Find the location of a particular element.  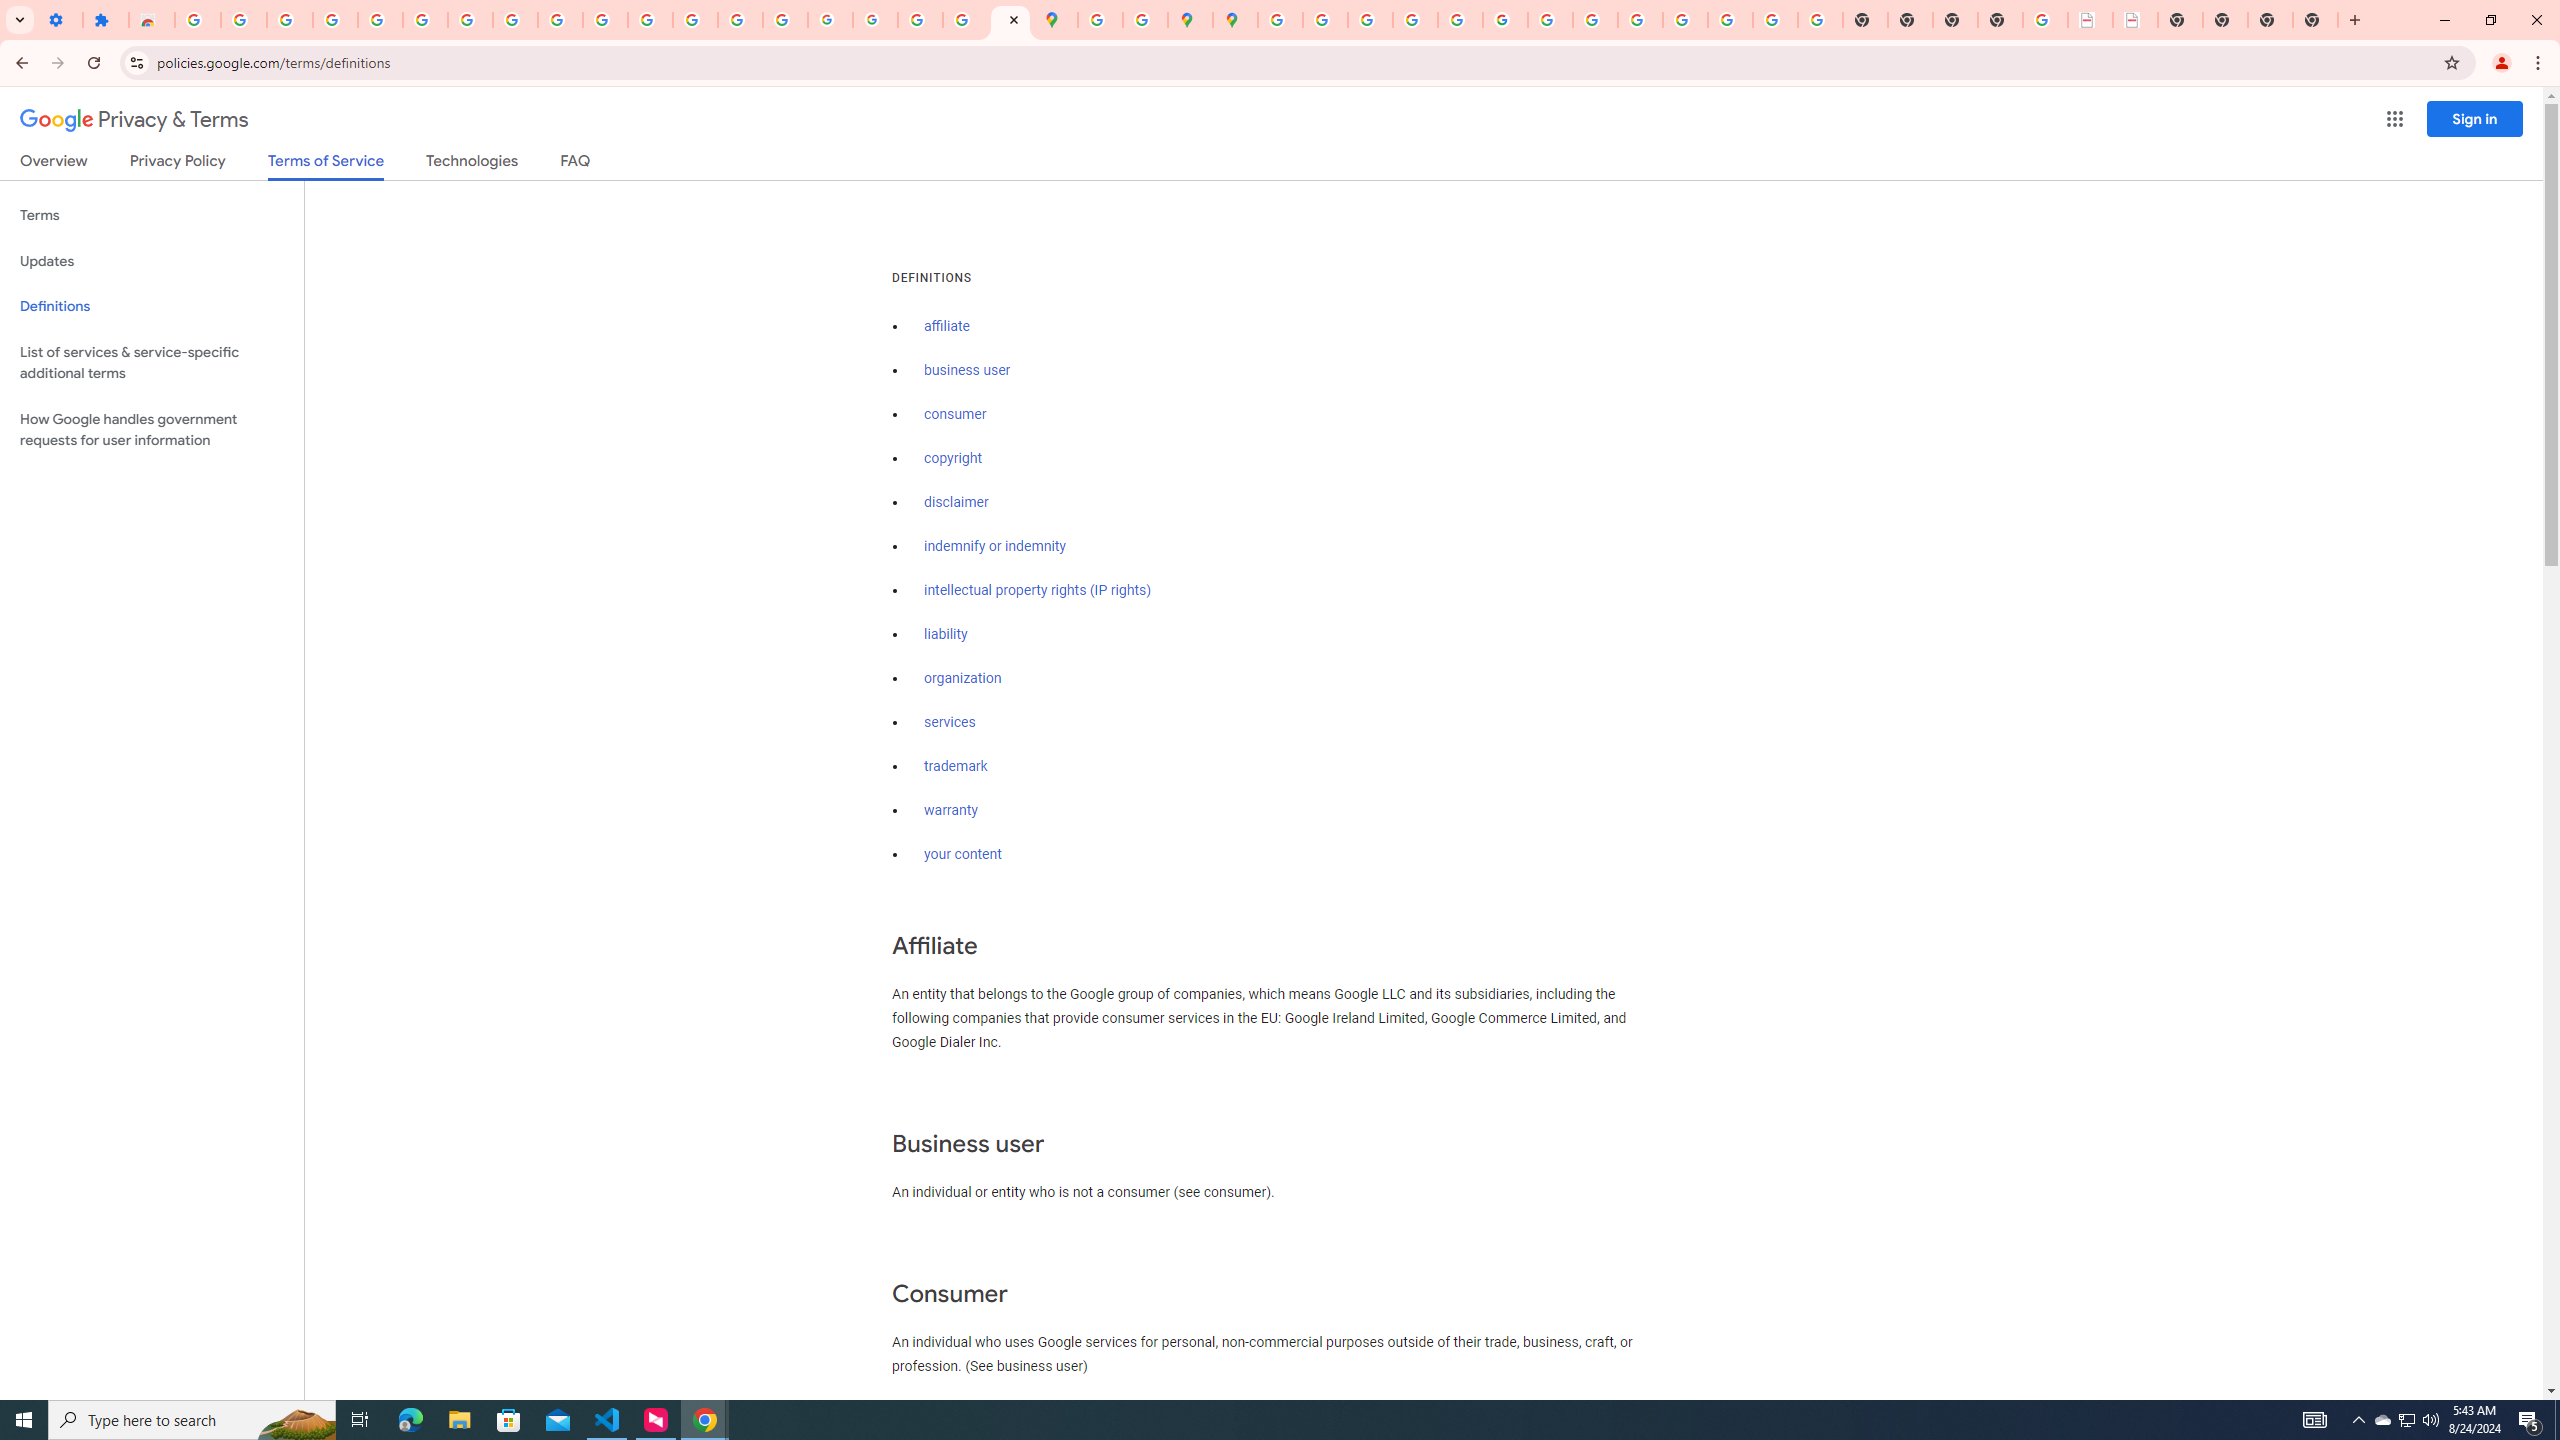

'New Tab' is located at coordinates (2315, 19).